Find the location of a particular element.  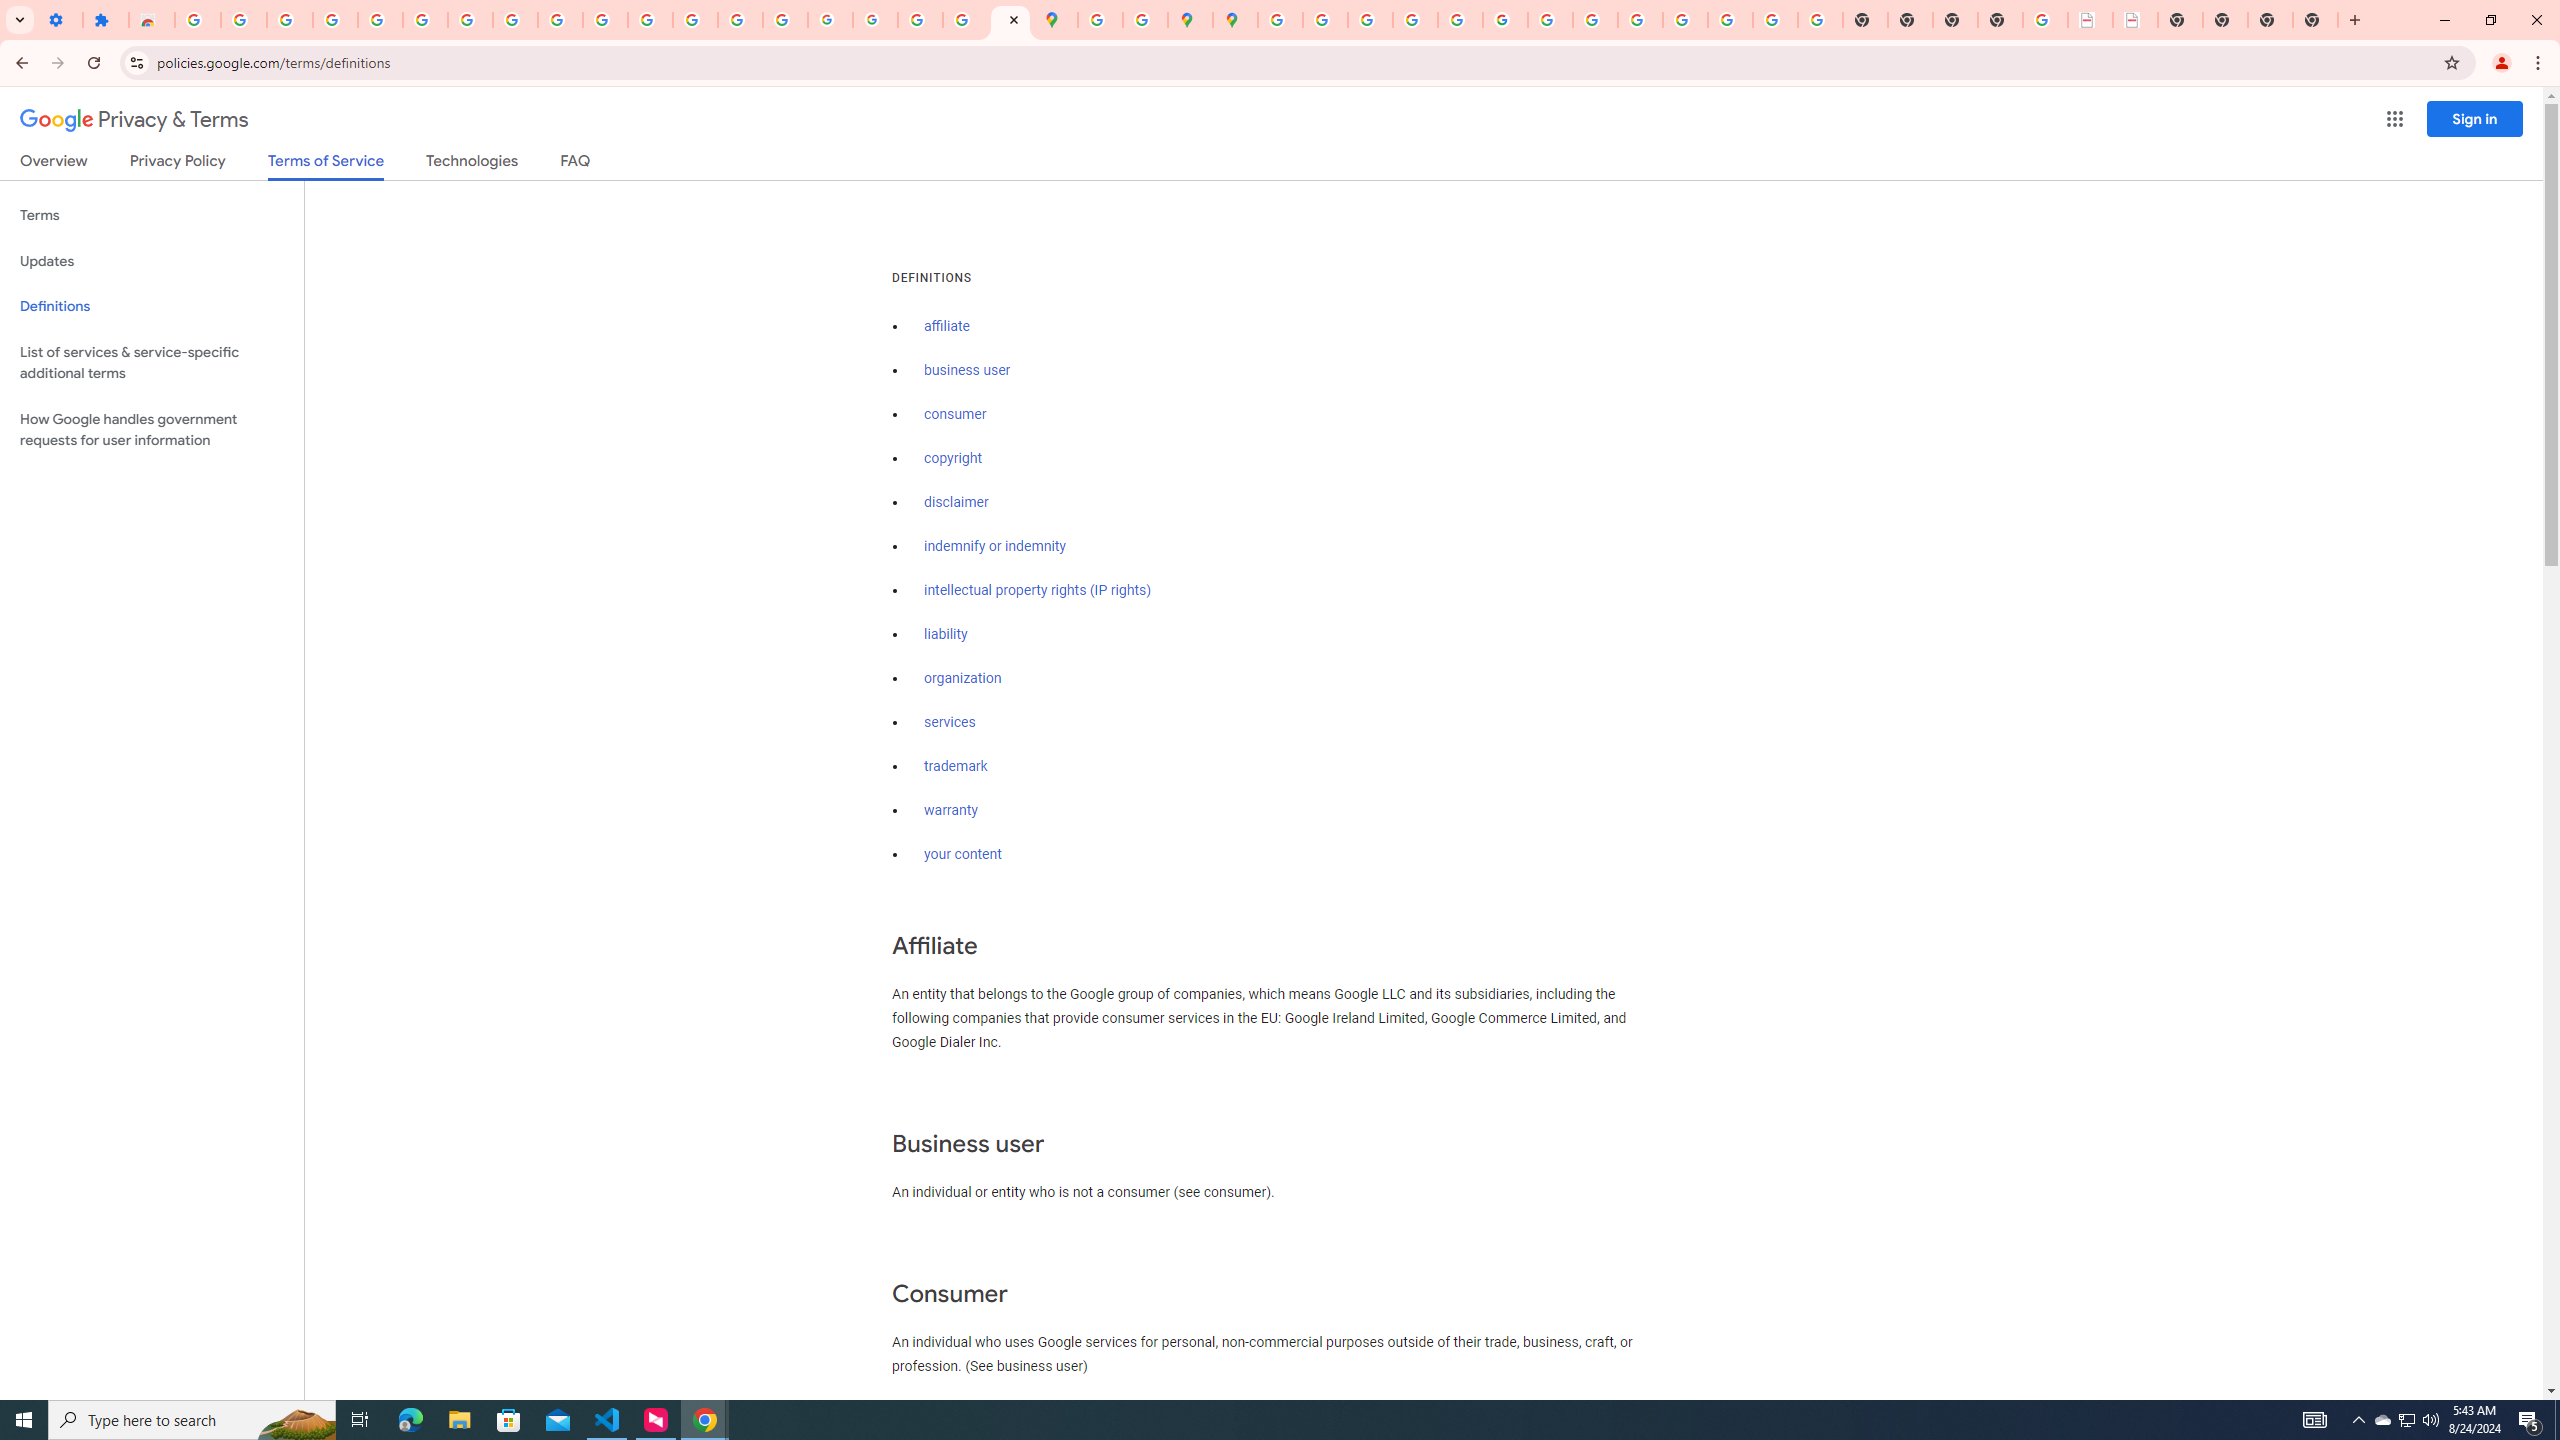

'New Tab' is located at coordinates (2315, 19).